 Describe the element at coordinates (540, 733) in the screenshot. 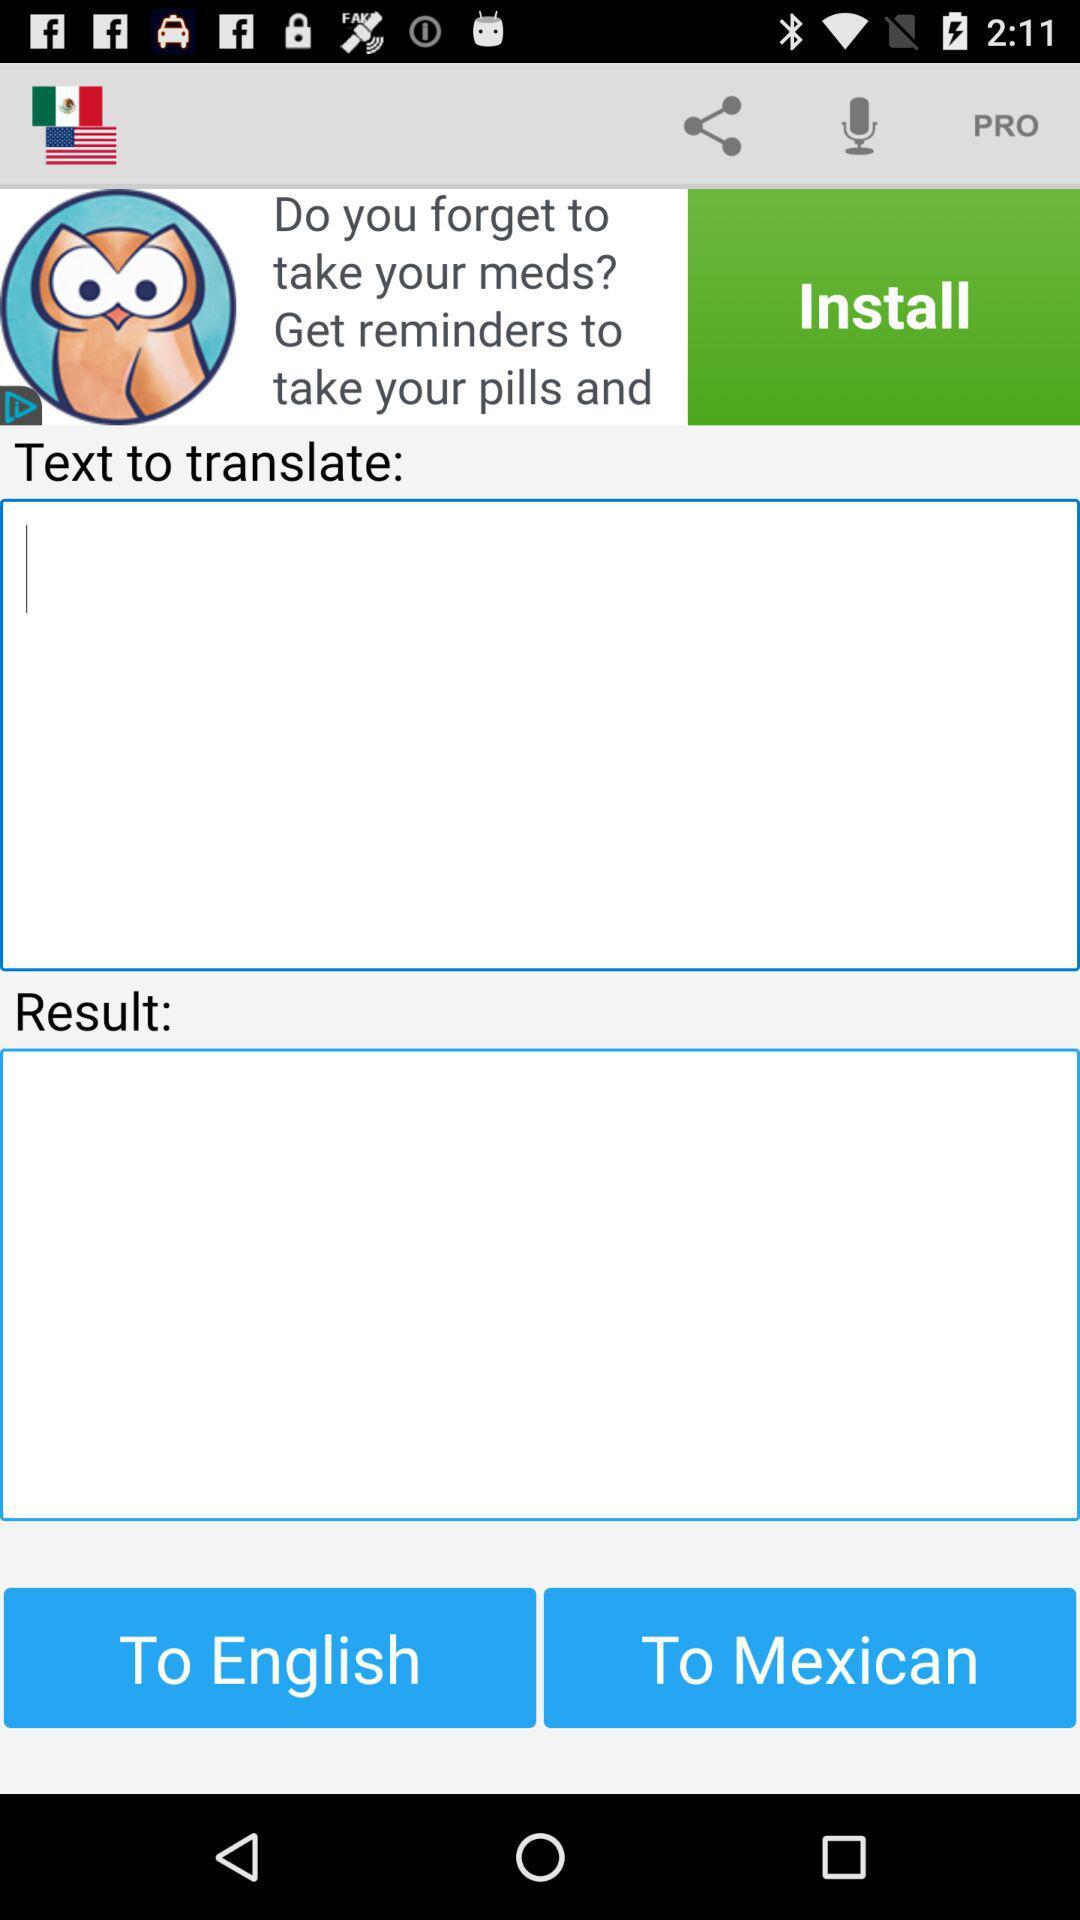

I see `text you want to translate` at that location.